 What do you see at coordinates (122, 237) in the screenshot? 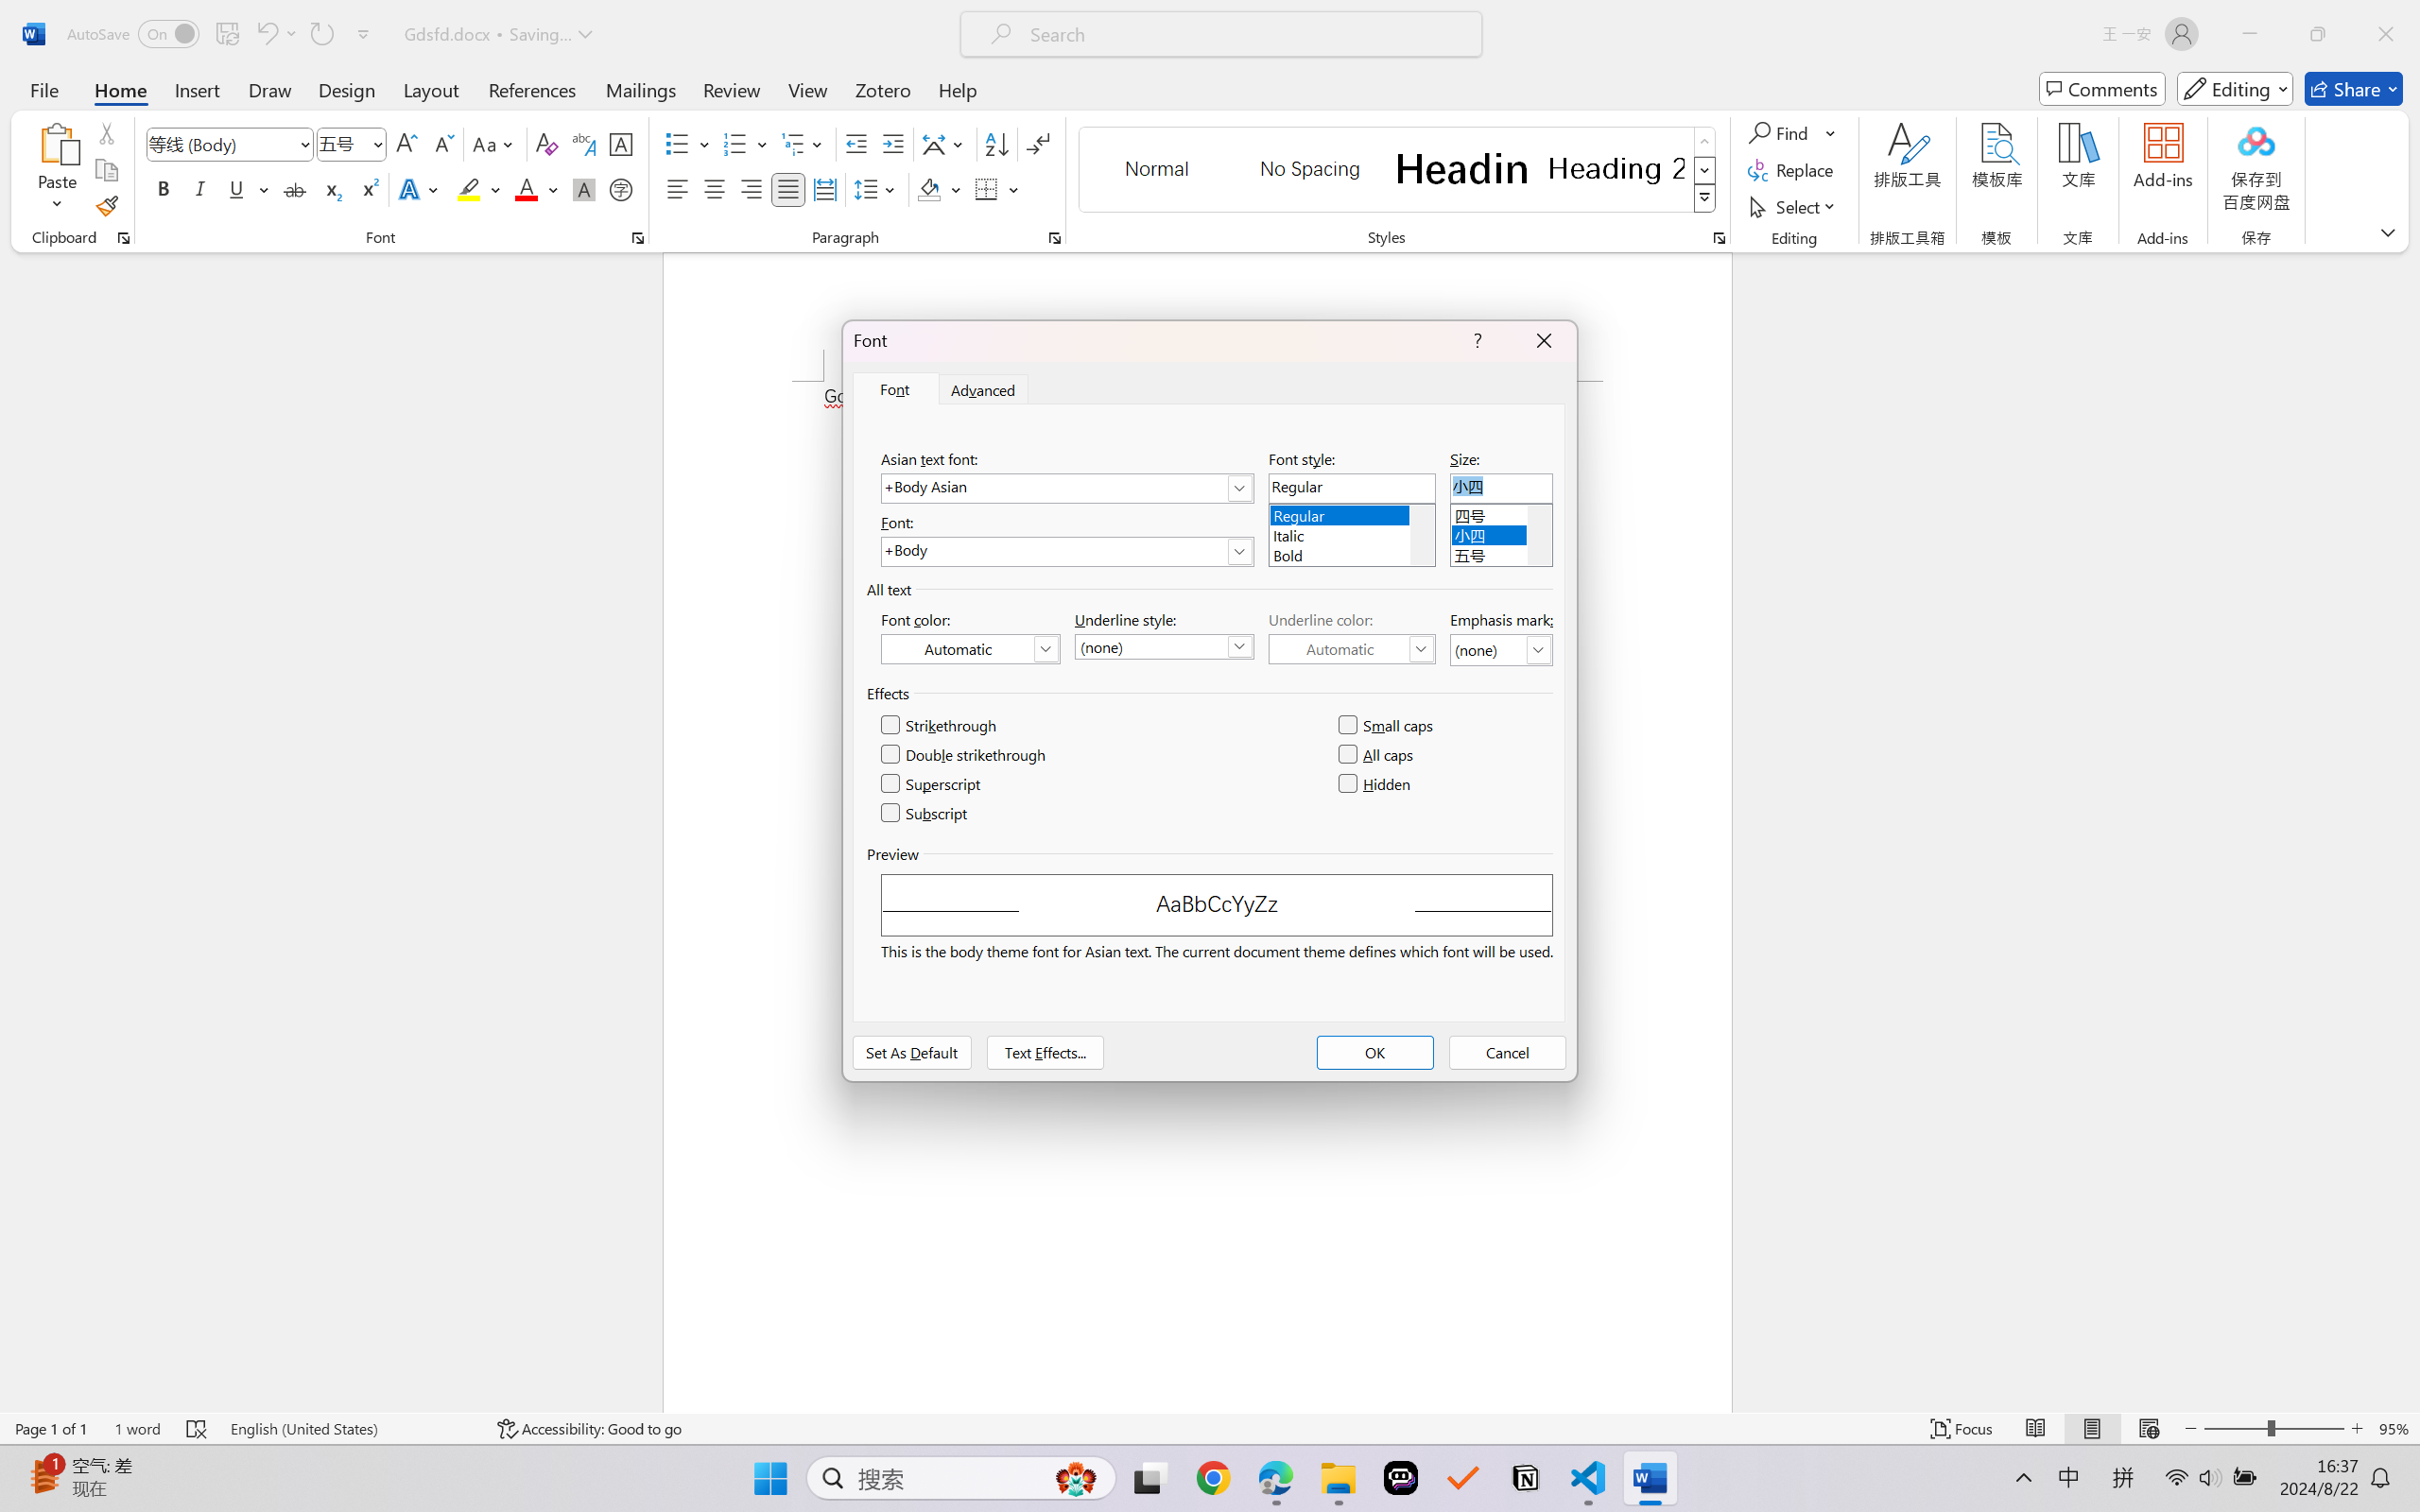
I see `'Office Clipboard...'` at bounding box center [122, 237].